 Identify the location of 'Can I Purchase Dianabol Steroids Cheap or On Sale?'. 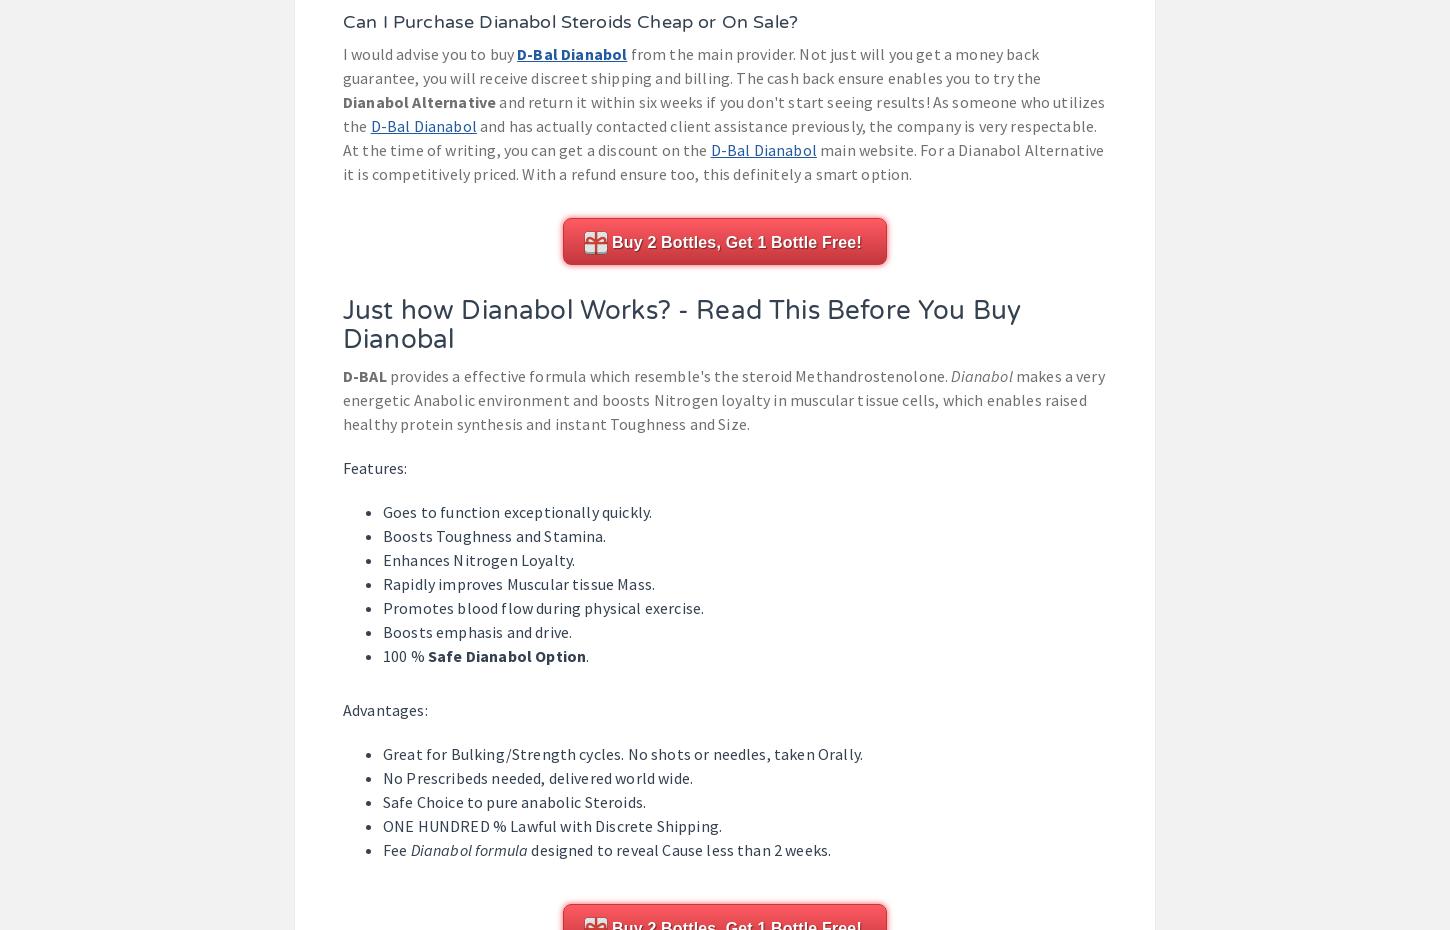
(570, 21).